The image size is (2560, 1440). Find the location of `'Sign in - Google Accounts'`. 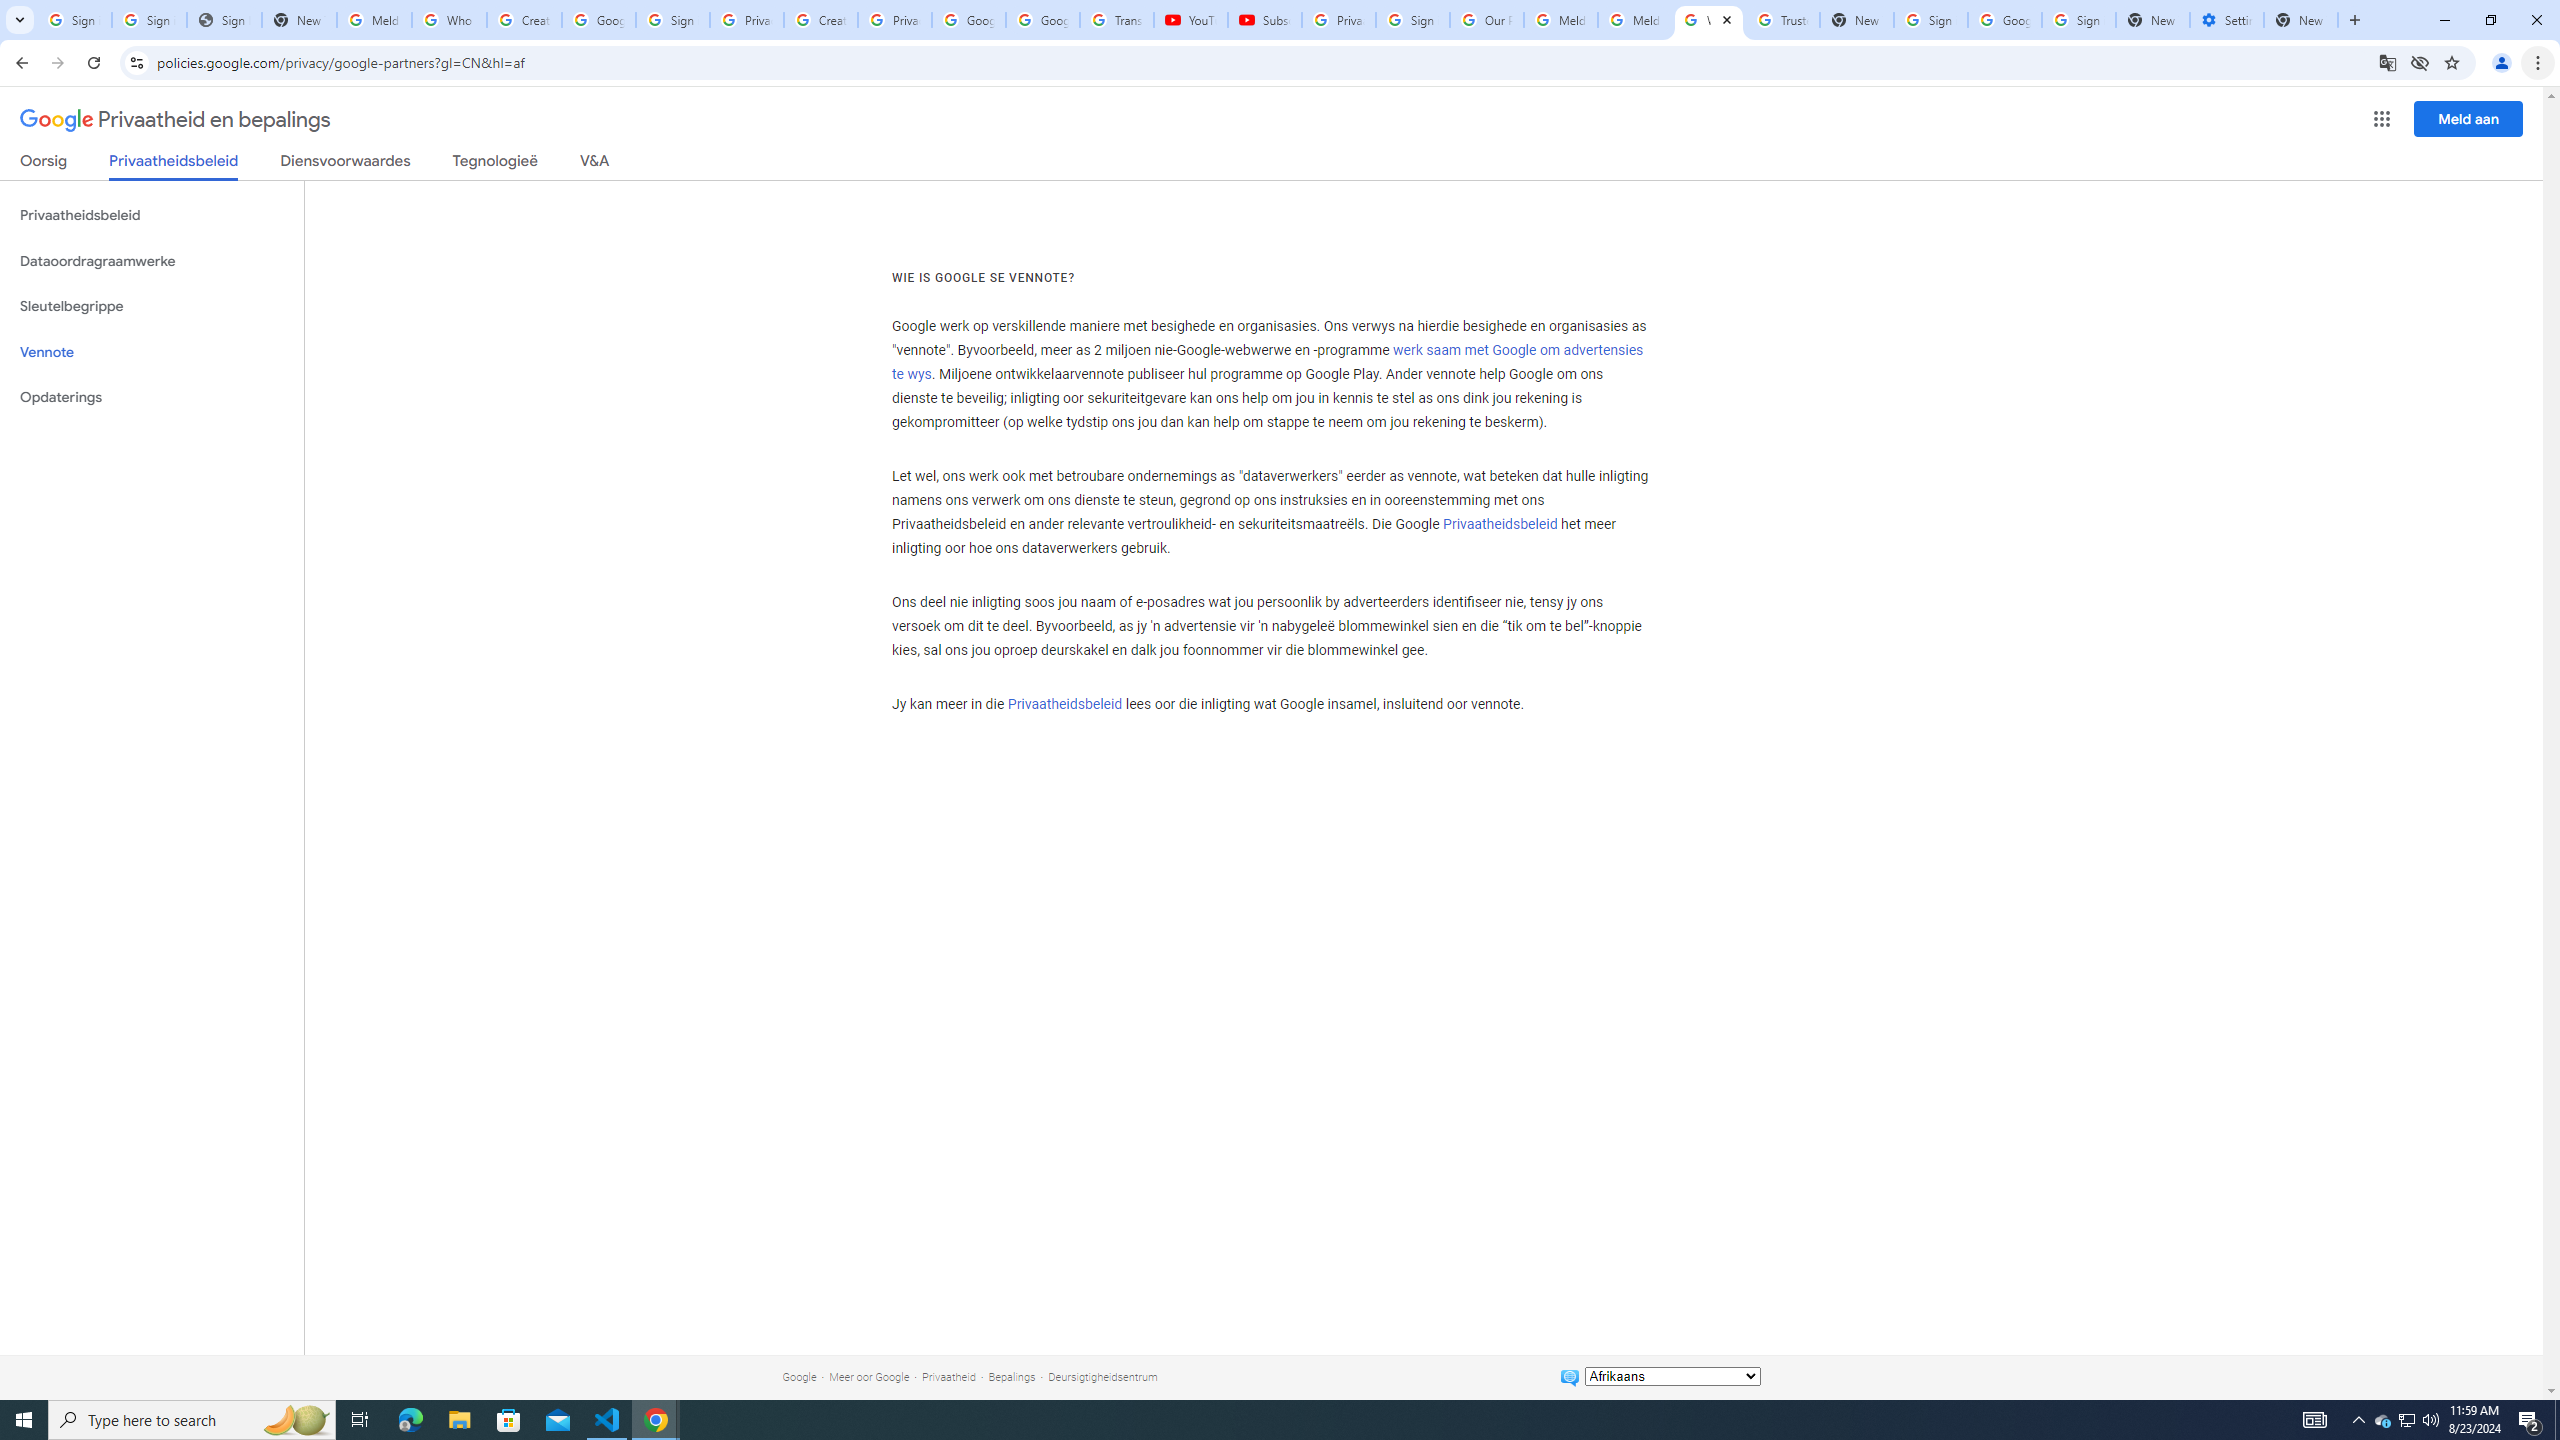

'Sign in - Google Accounts' is located at coordinates (672, 19).